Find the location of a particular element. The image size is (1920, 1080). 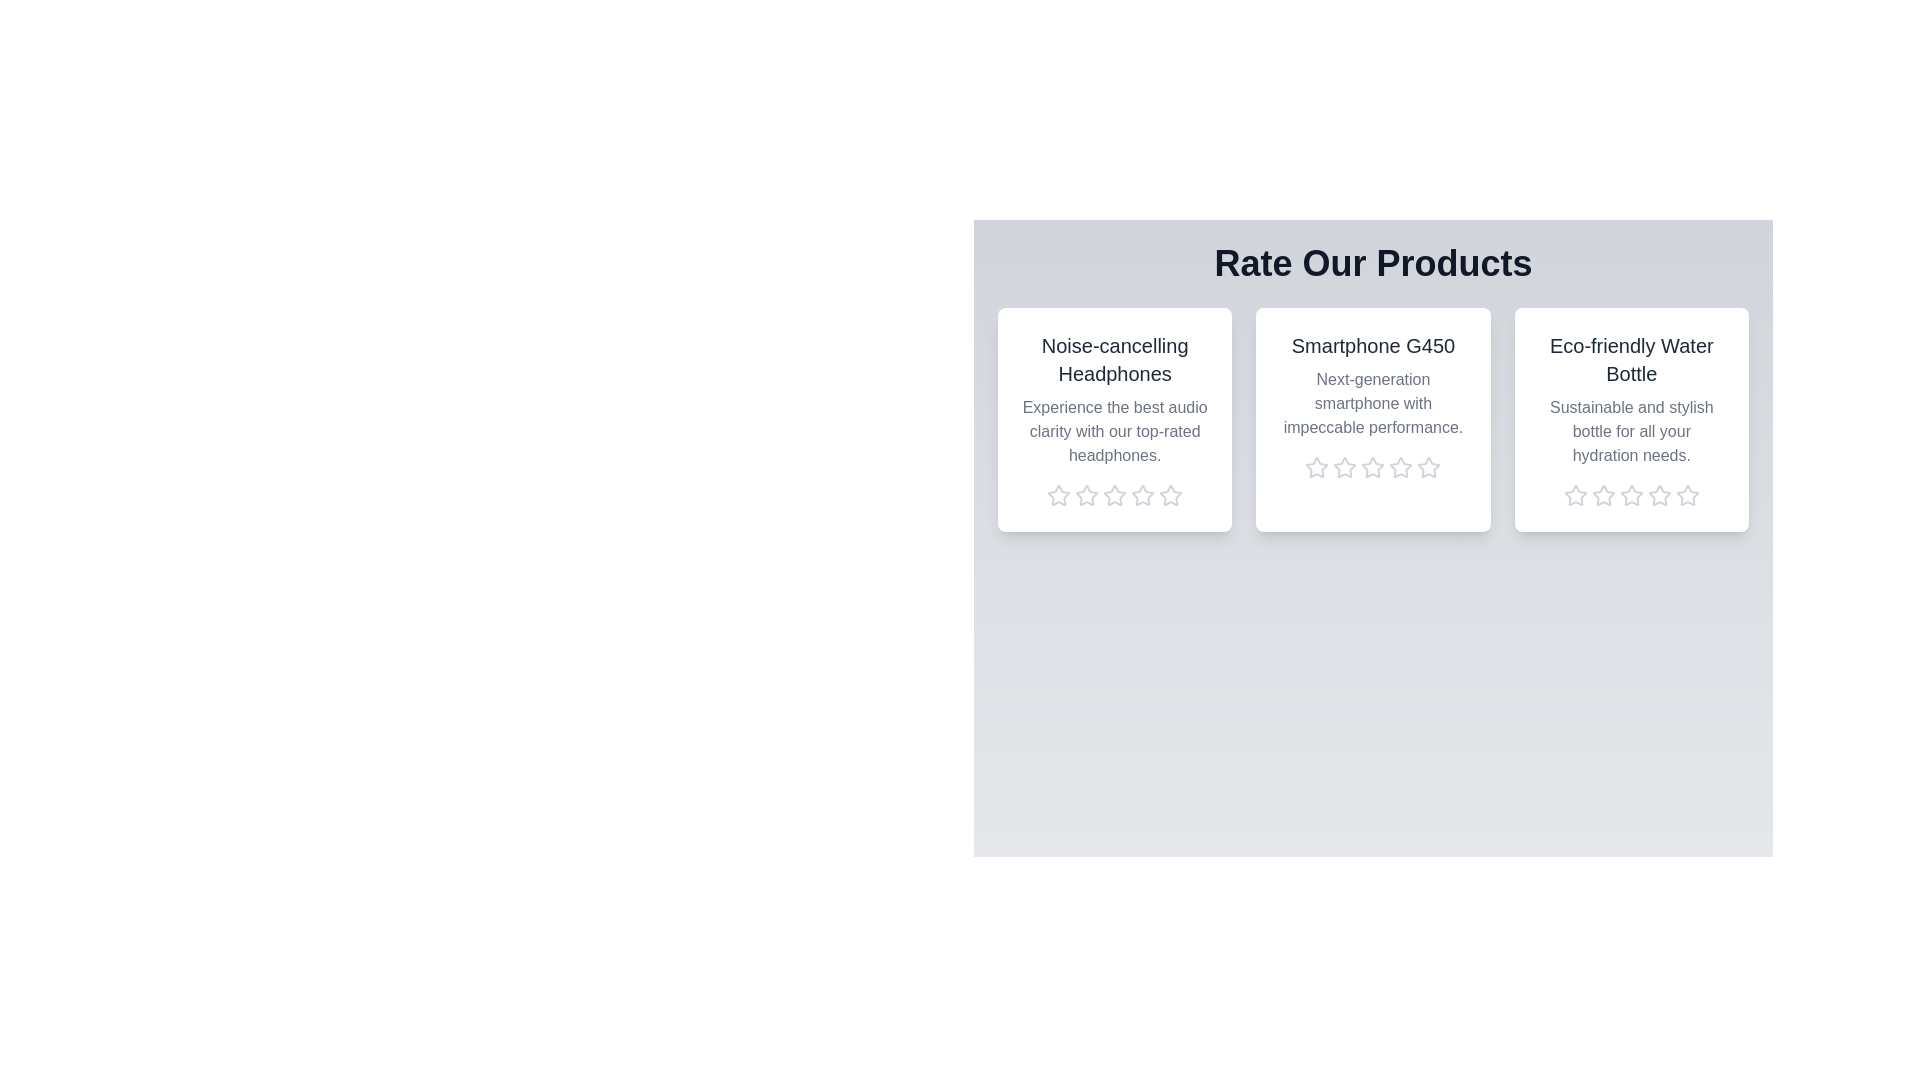

the rating of the product 'Smartphone G450' to 2 stars is located at coordinates (1344, 467).